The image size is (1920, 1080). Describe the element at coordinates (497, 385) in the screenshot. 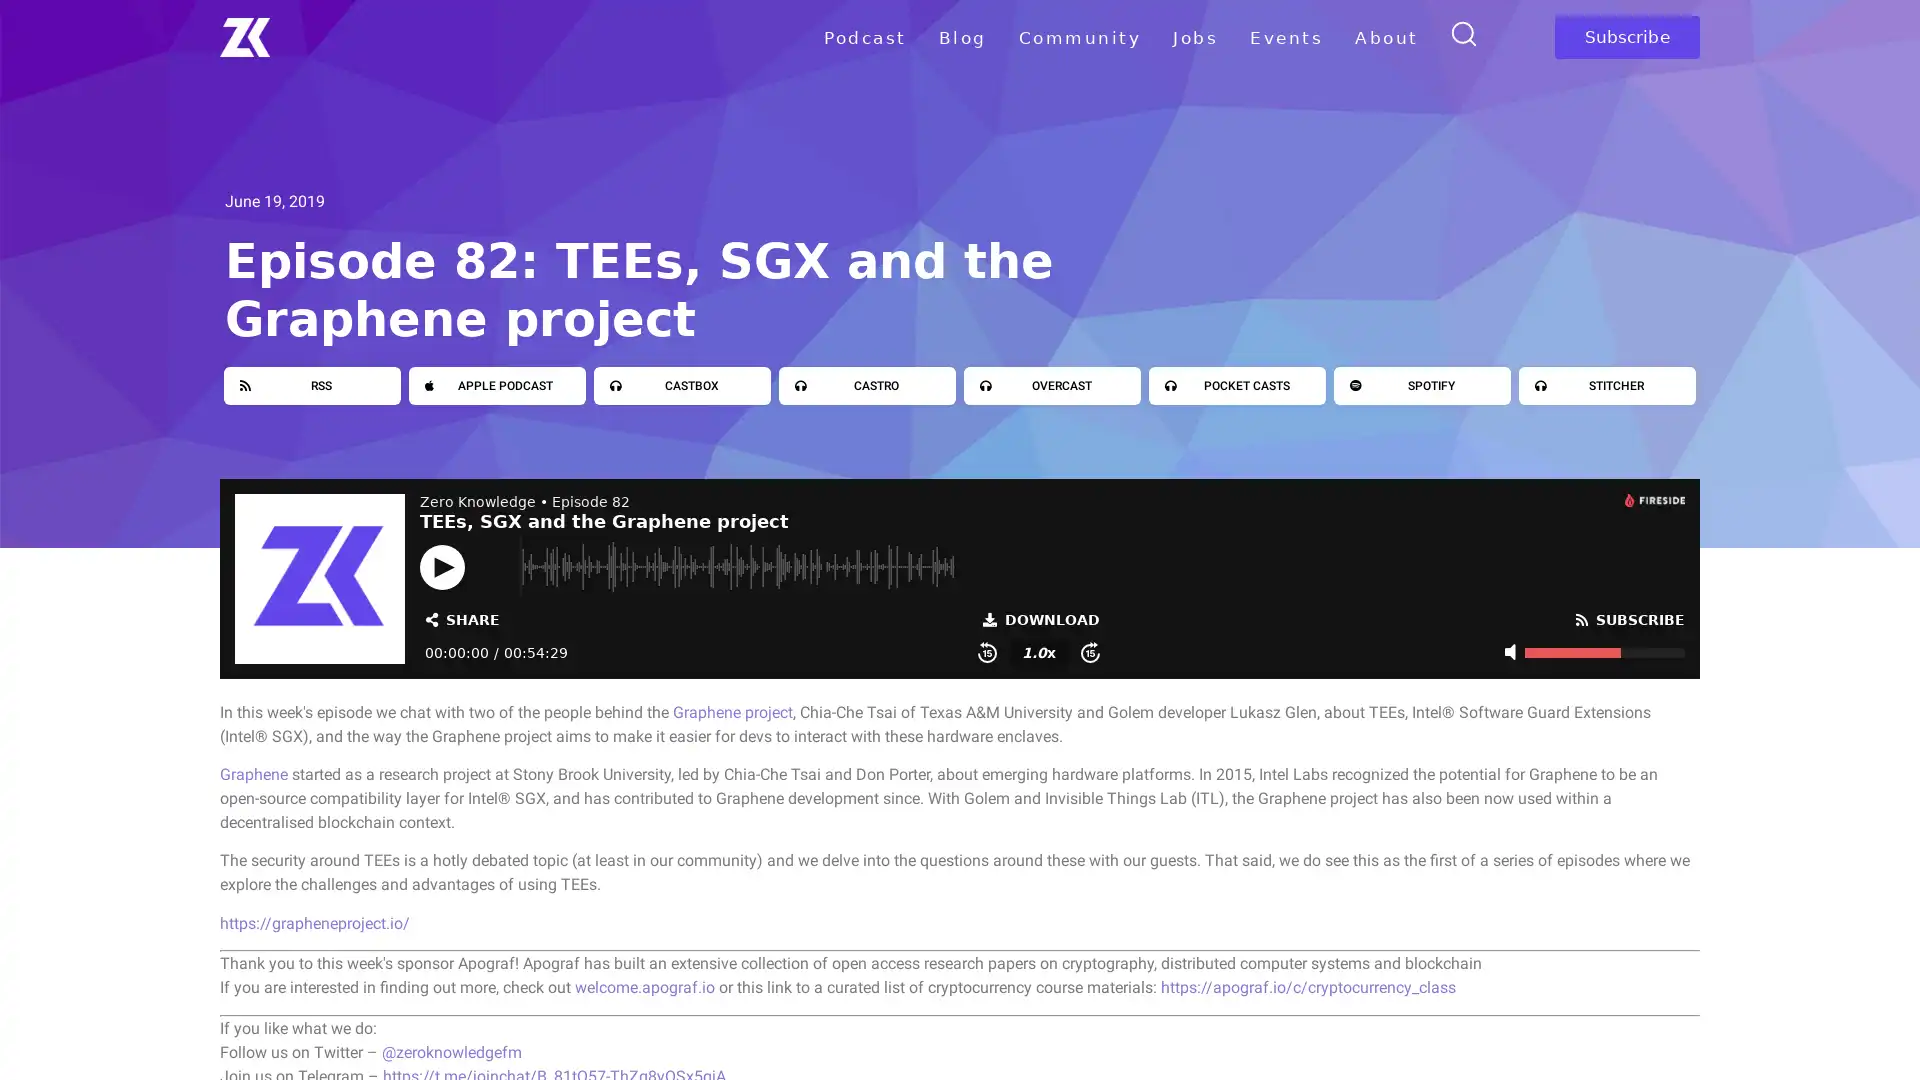

I see `APPLE PODCAST` at that location.